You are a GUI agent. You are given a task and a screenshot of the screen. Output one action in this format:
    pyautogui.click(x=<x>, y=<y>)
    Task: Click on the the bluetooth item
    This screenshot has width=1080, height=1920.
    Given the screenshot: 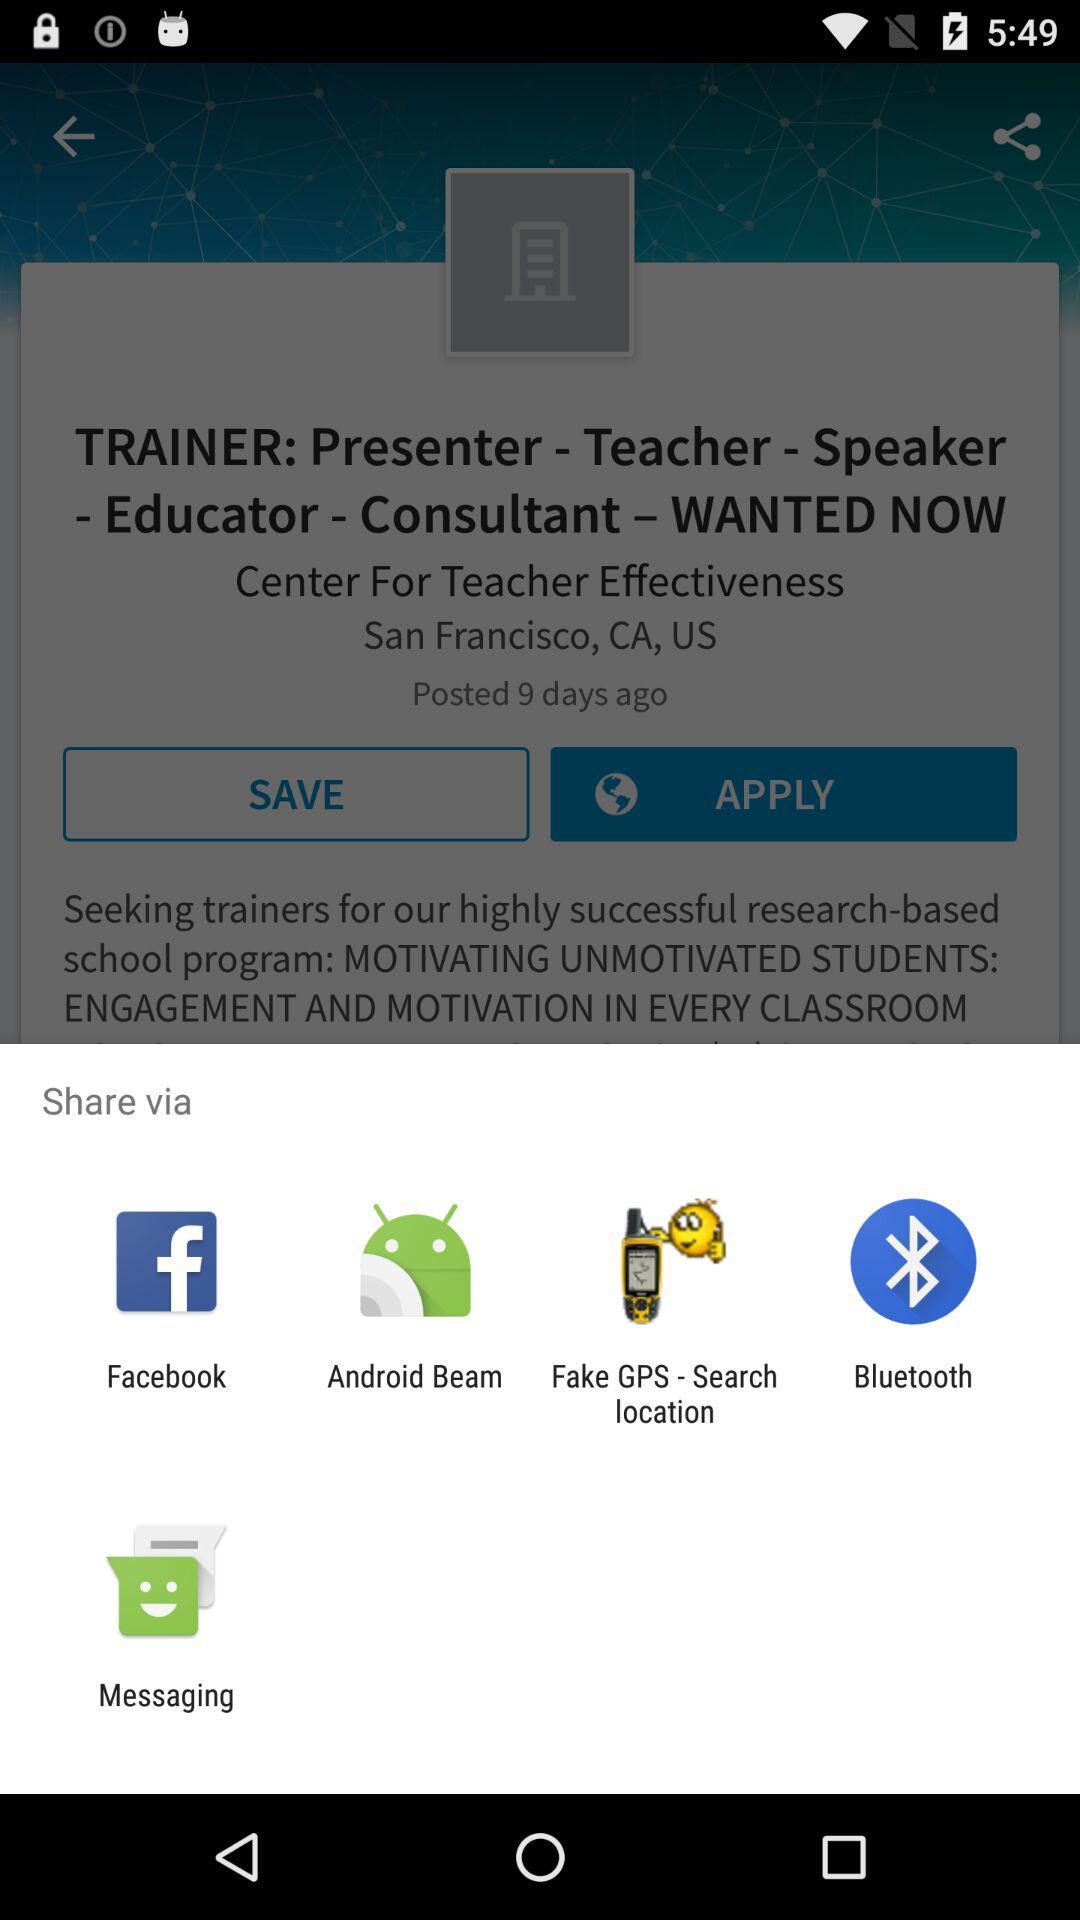 What is the action you would take?
    pyautogui.click(x=913, y=1392)
    